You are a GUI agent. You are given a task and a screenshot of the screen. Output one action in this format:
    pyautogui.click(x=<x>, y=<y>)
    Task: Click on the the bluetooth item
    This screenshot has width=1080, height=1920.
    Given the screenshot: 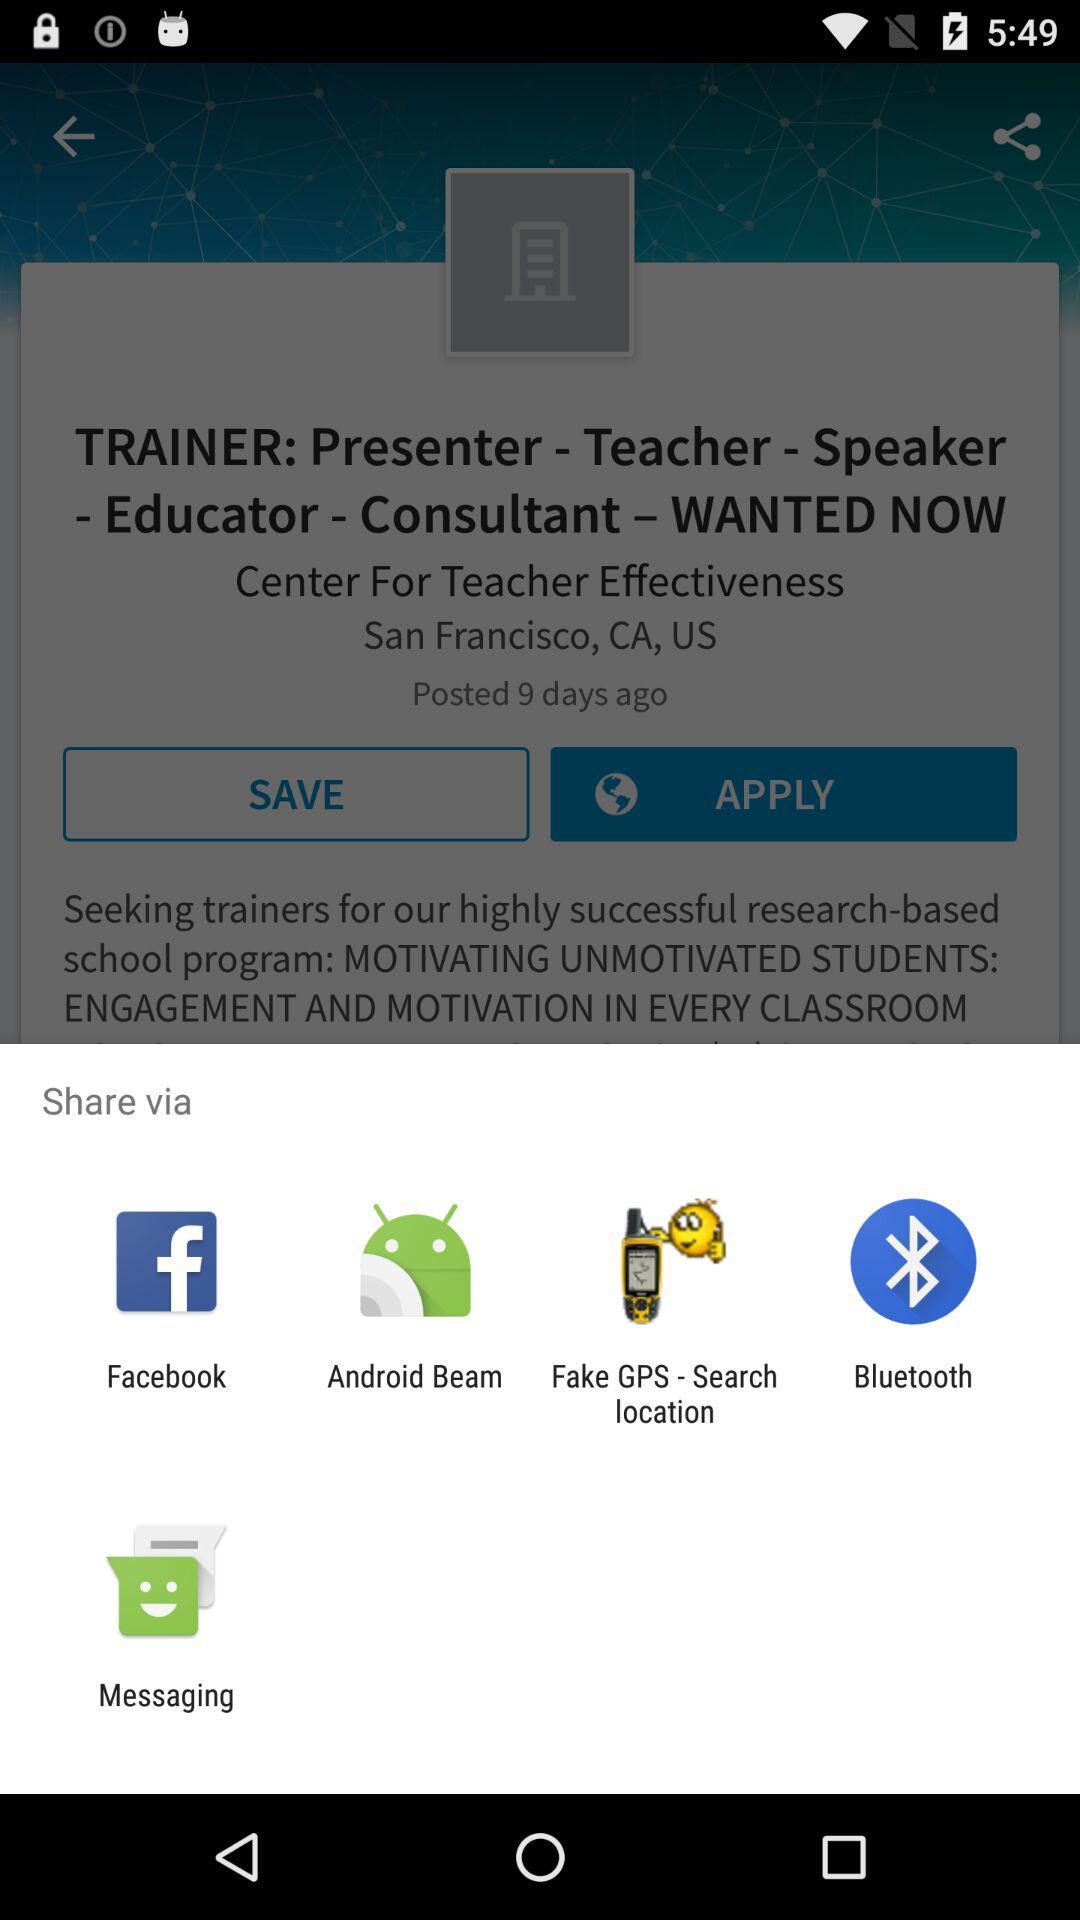 What is the action you would take?
    pyautogui.click(x=913, y=1392)
    